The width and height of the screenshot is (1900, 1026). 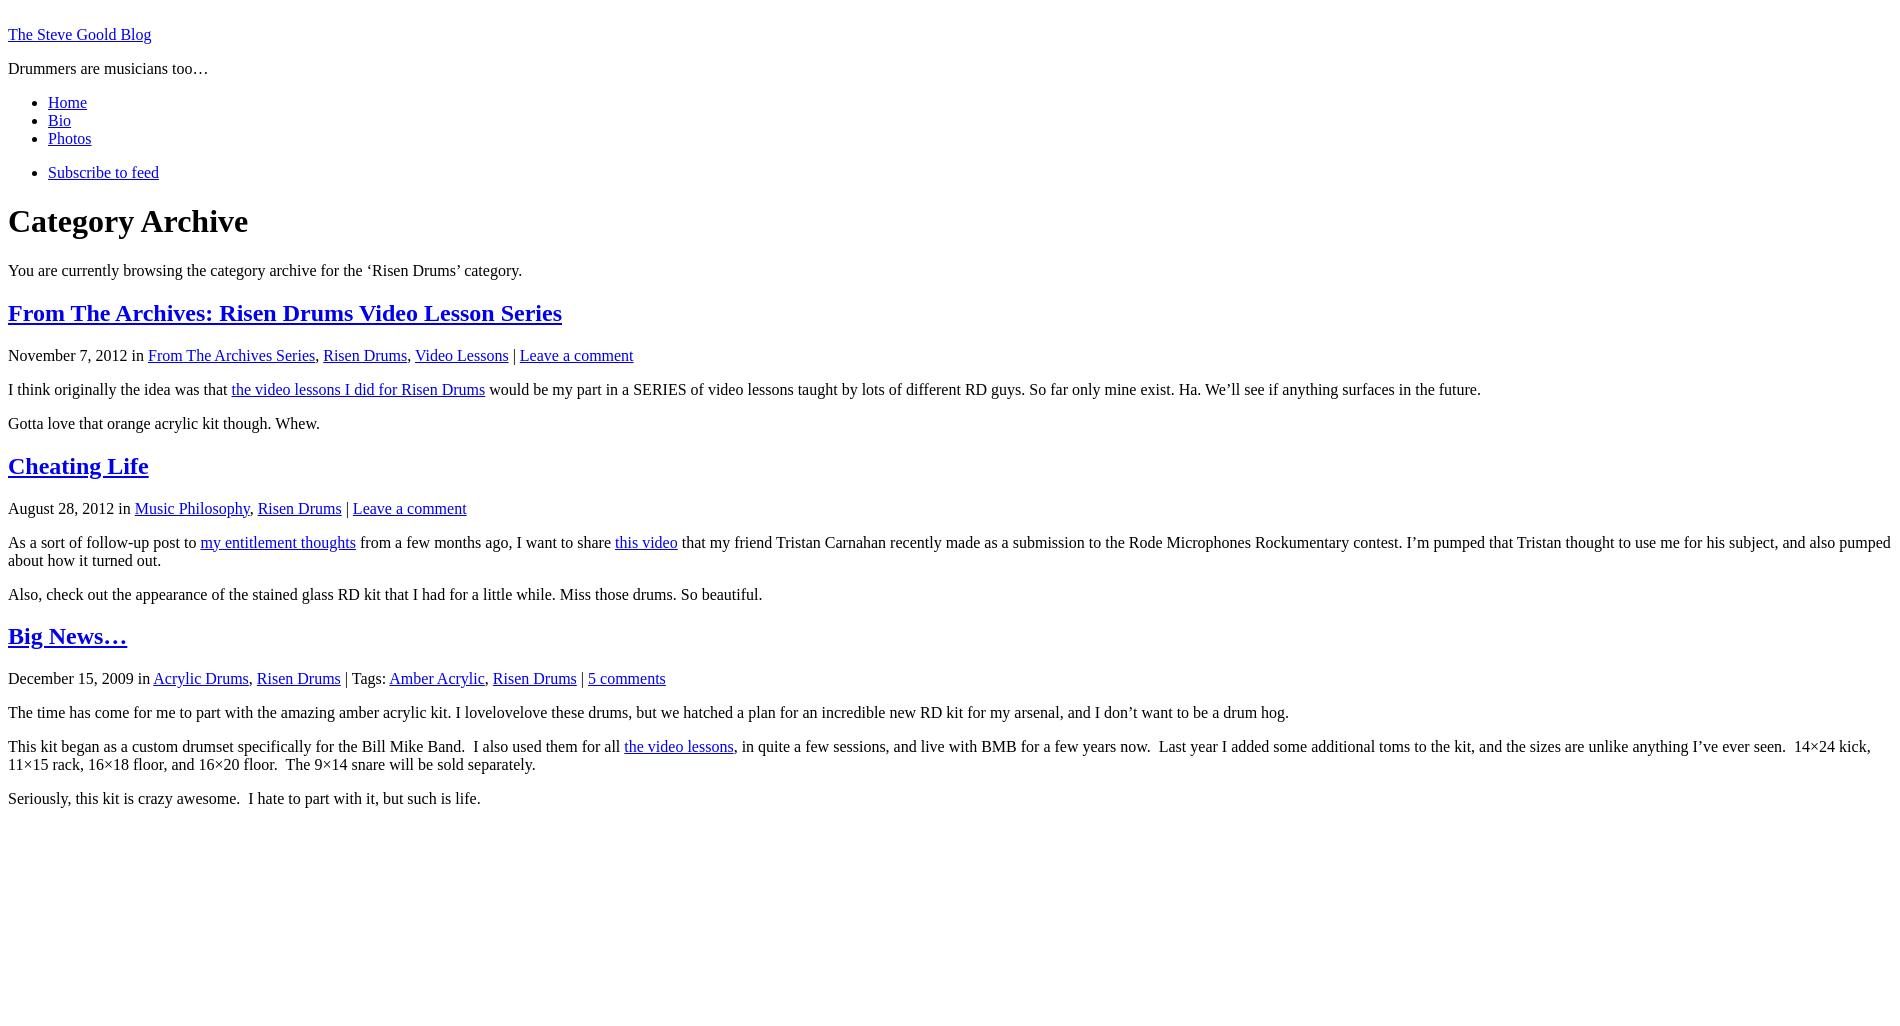 What do you see at coordinates (276, 541) in the screenshot?
I see `'my entitlement thoughts'` at bounding box center [276, 541].